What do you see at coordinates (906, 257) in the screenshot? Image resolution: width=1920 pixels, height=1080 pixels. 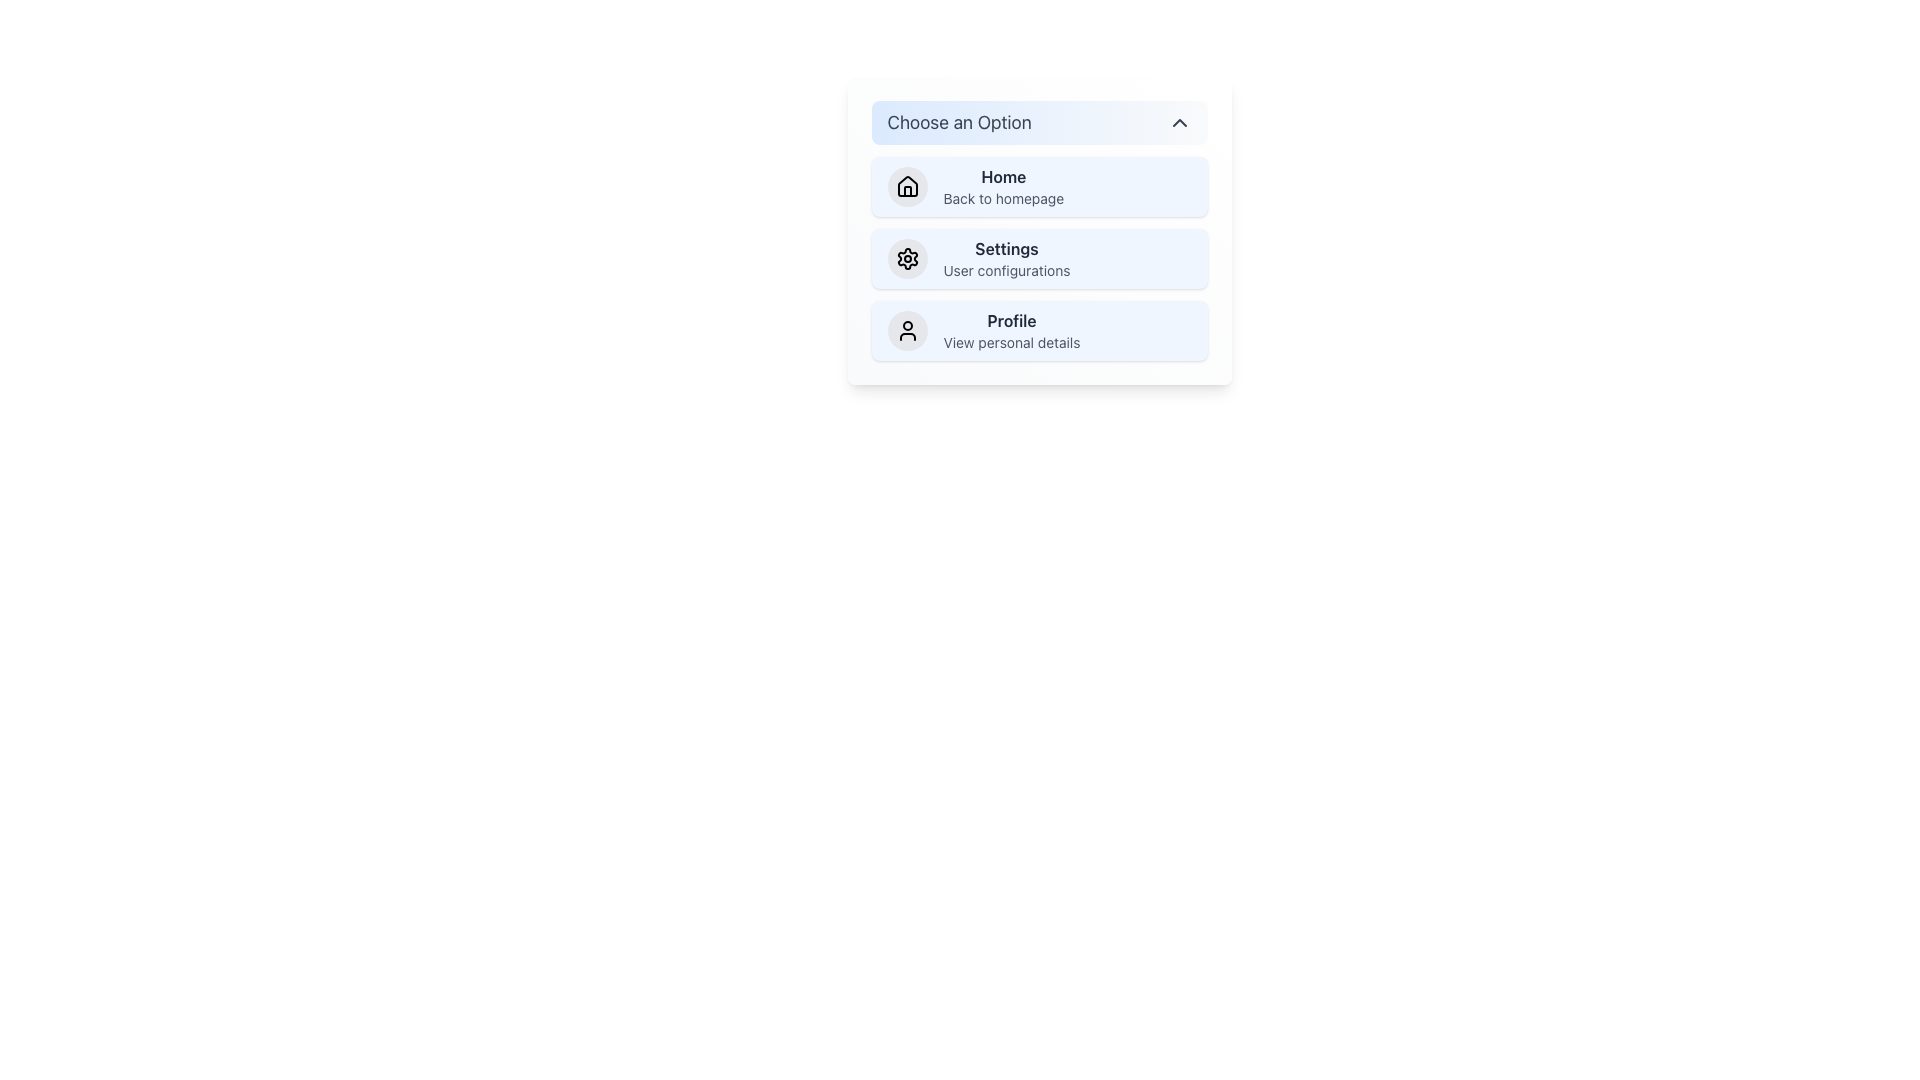 I see `the 'Settings' icon, which is the second element in the vertical list of options, located to the left of the 'Settings' label` at bounding box center [906, 257].